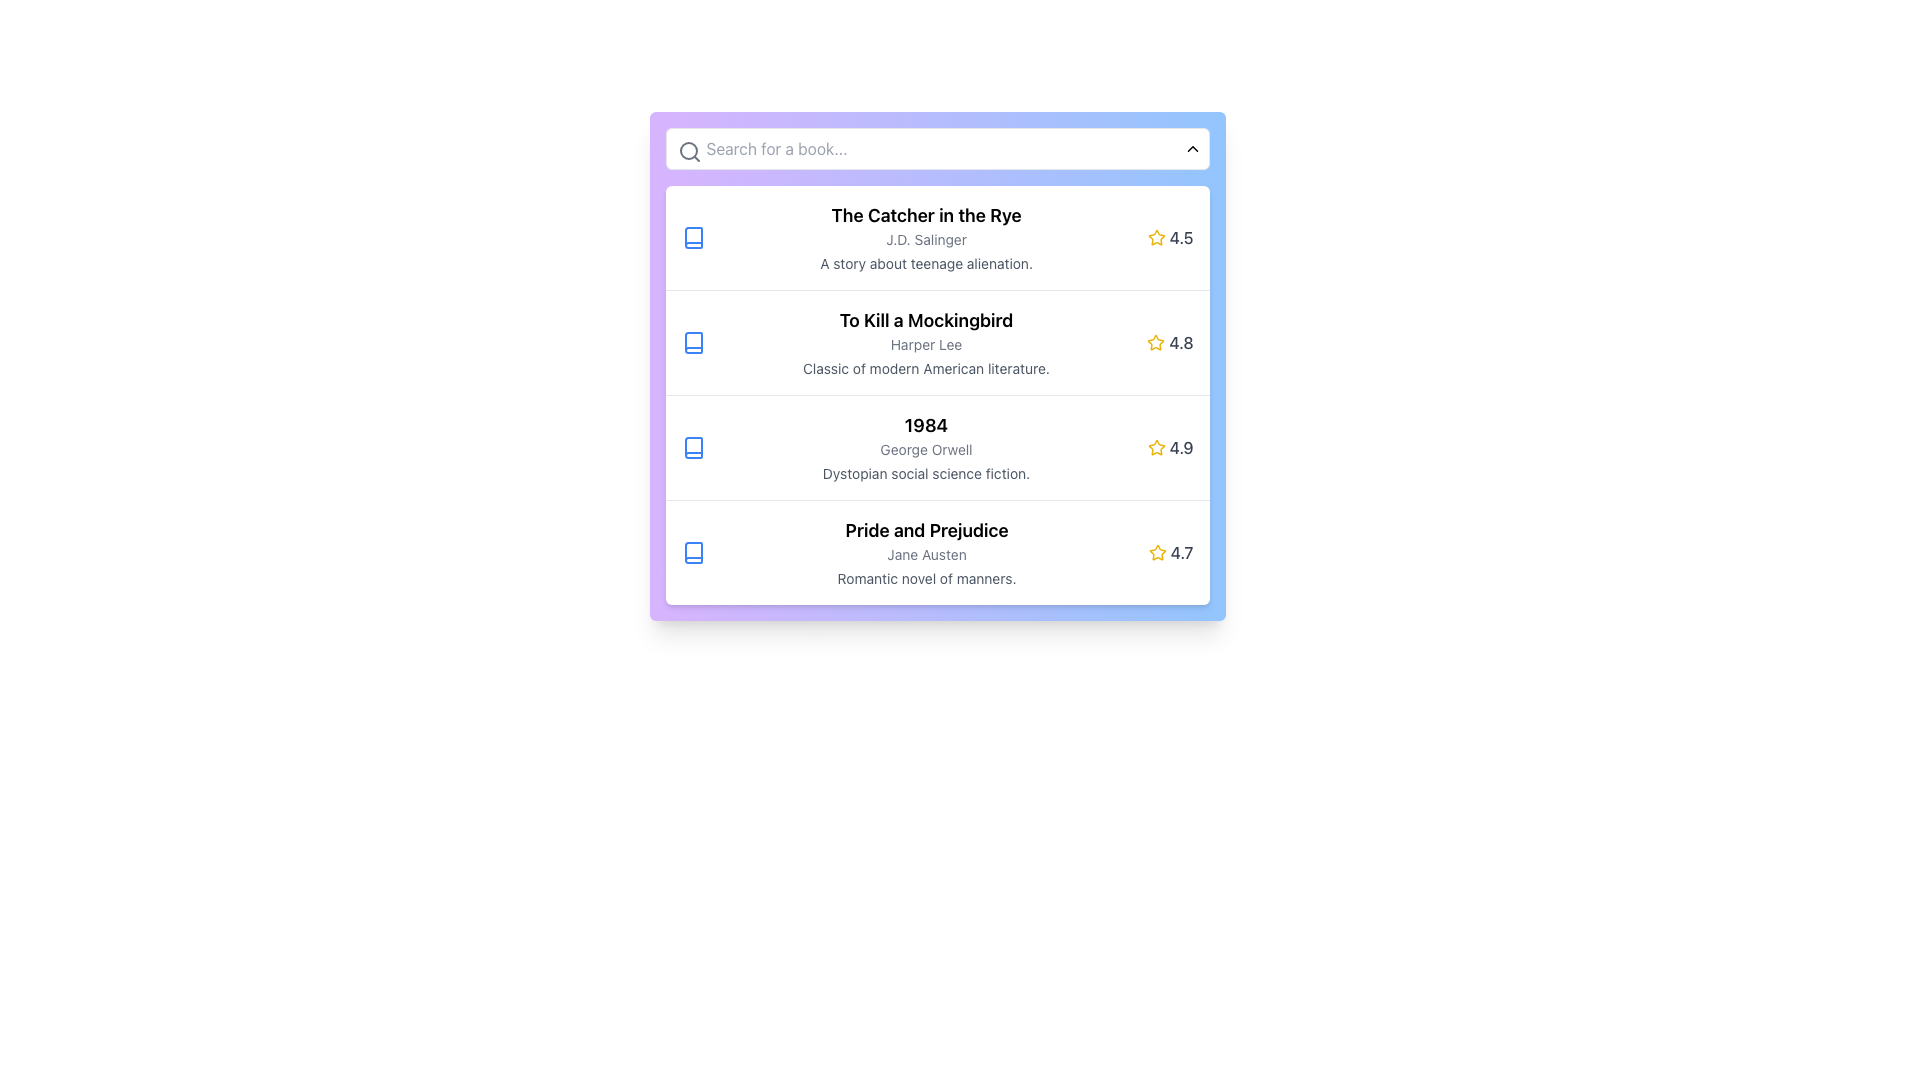  What do you see at coordinates (925, 424) in the screenshot?
I see `title of the book displayed in the static text label, which is positioned at the top center of the listing card` at bounding box center [925, 424].